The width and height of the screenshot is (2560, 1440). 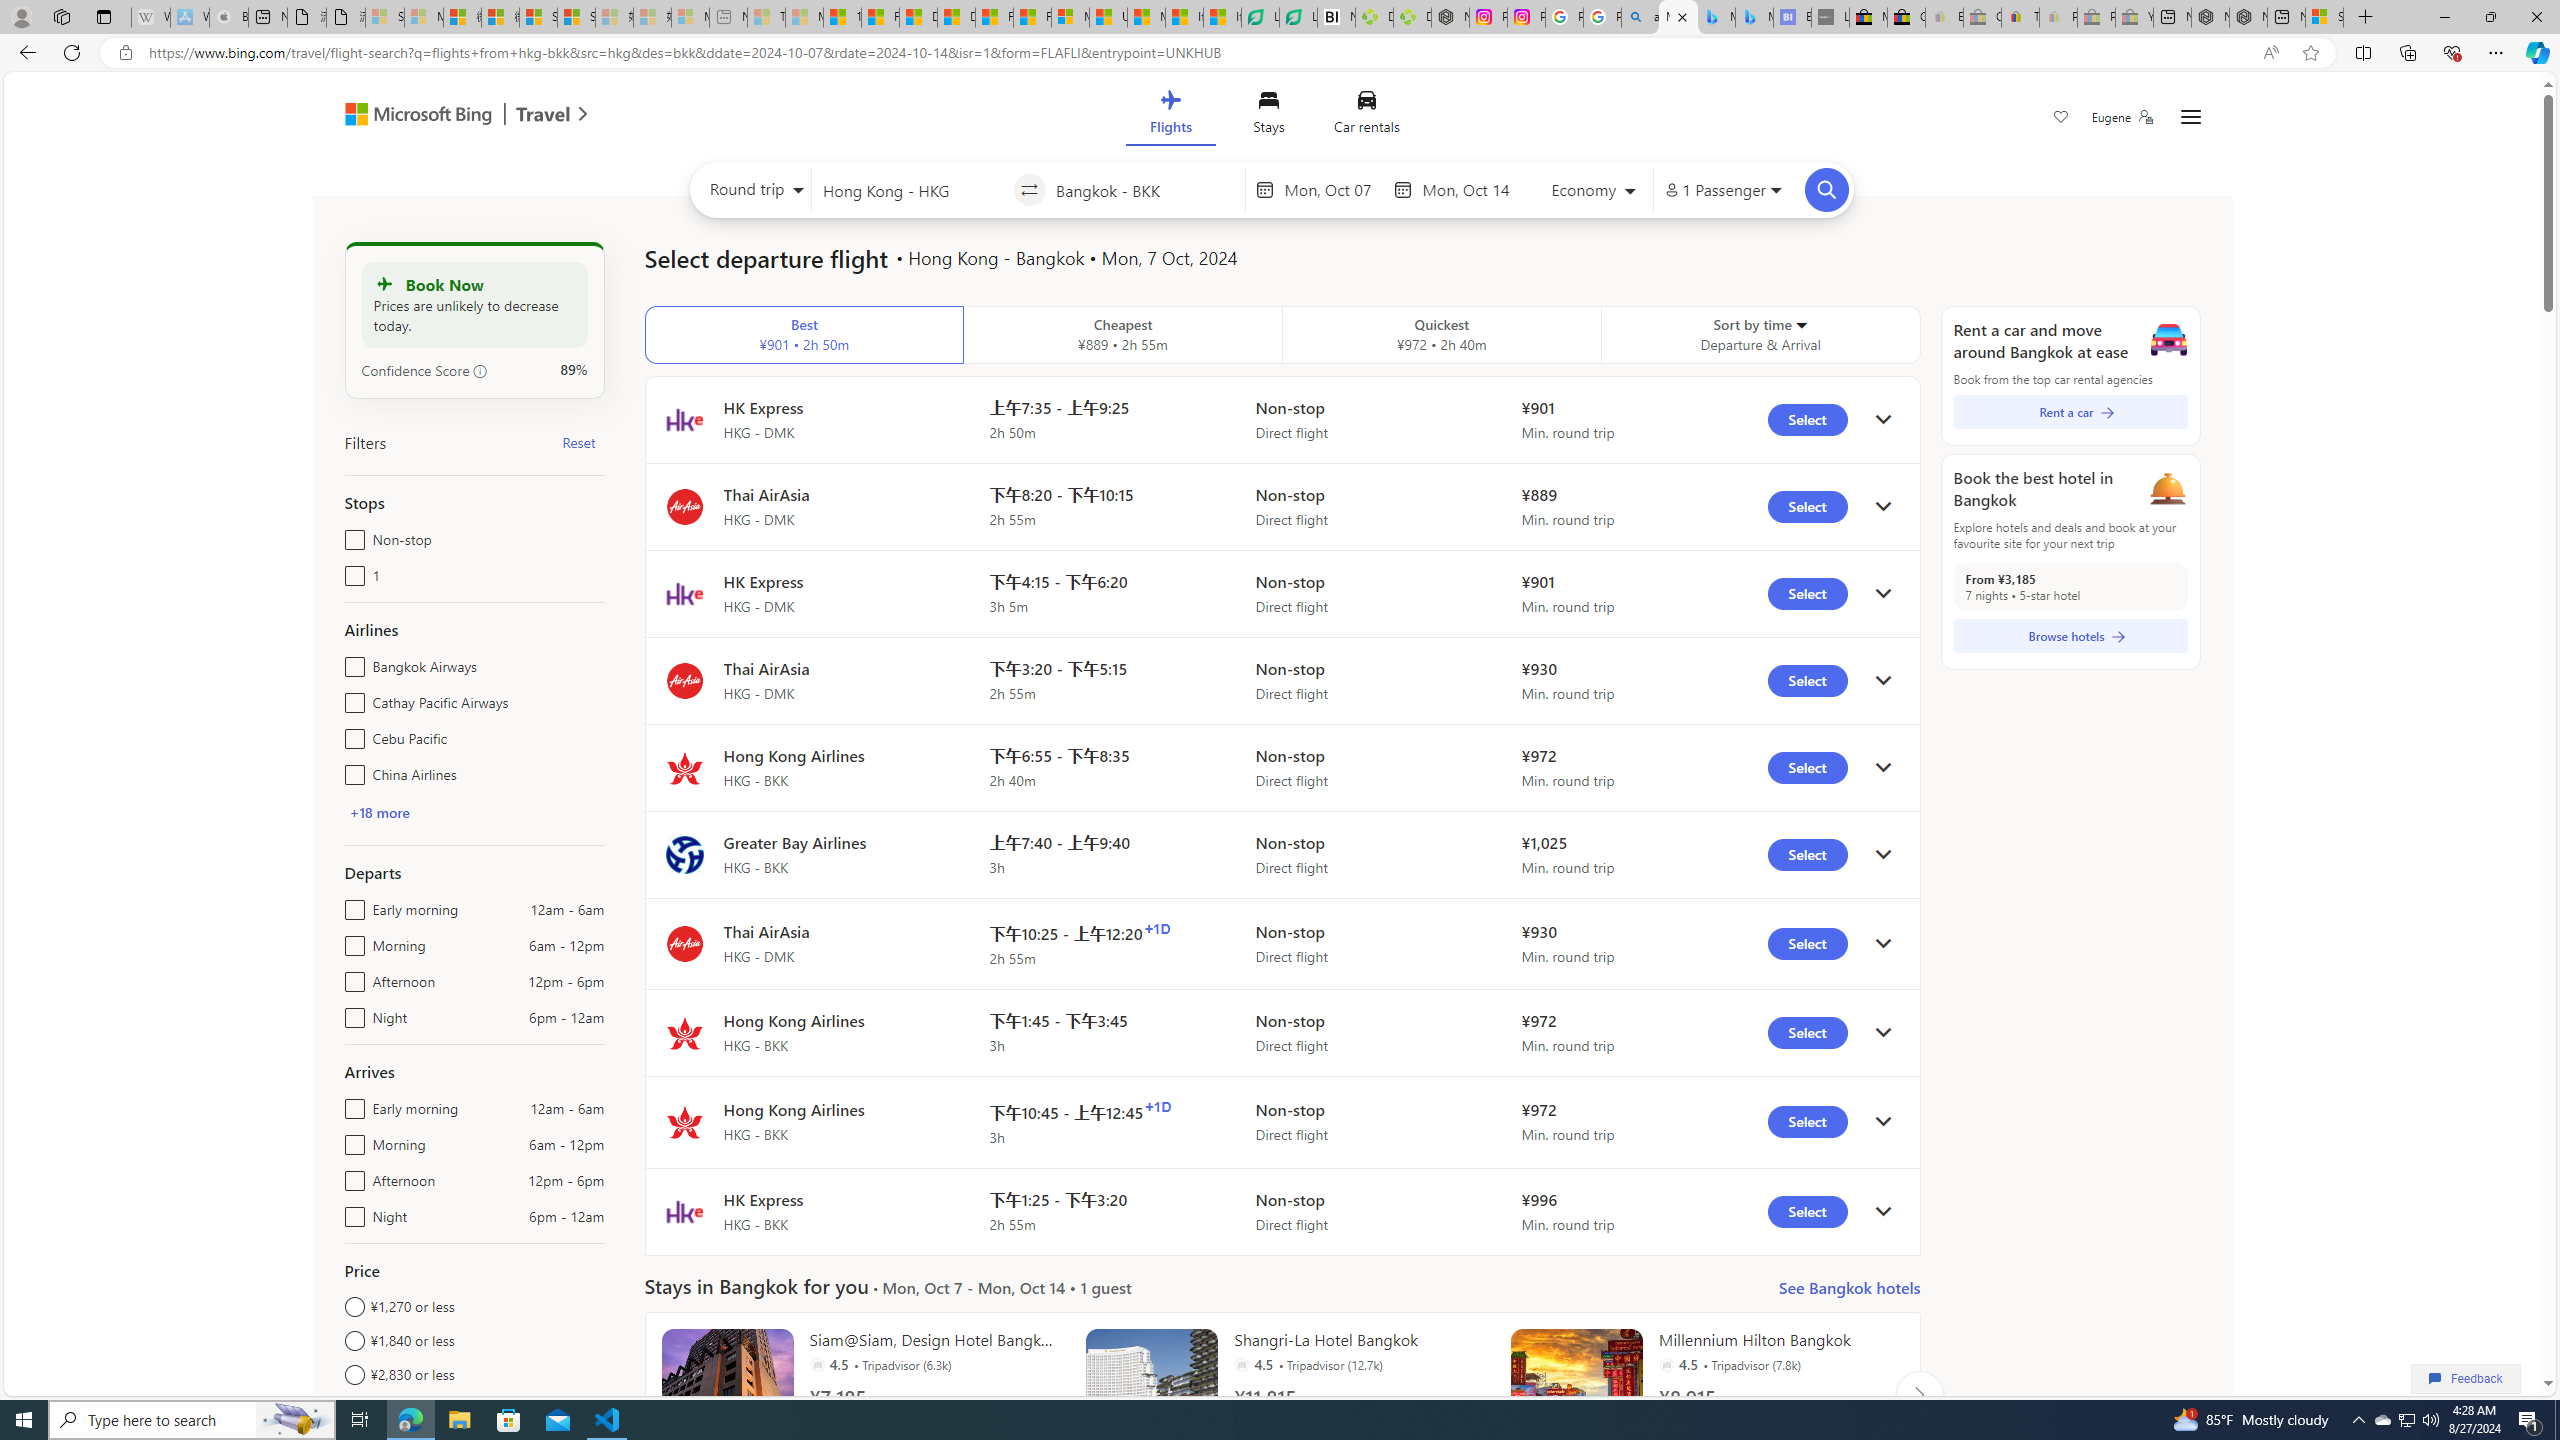 I want to click on 'Press Room - eBay Inc. - Sleeping', so click(x=2095, y=16).